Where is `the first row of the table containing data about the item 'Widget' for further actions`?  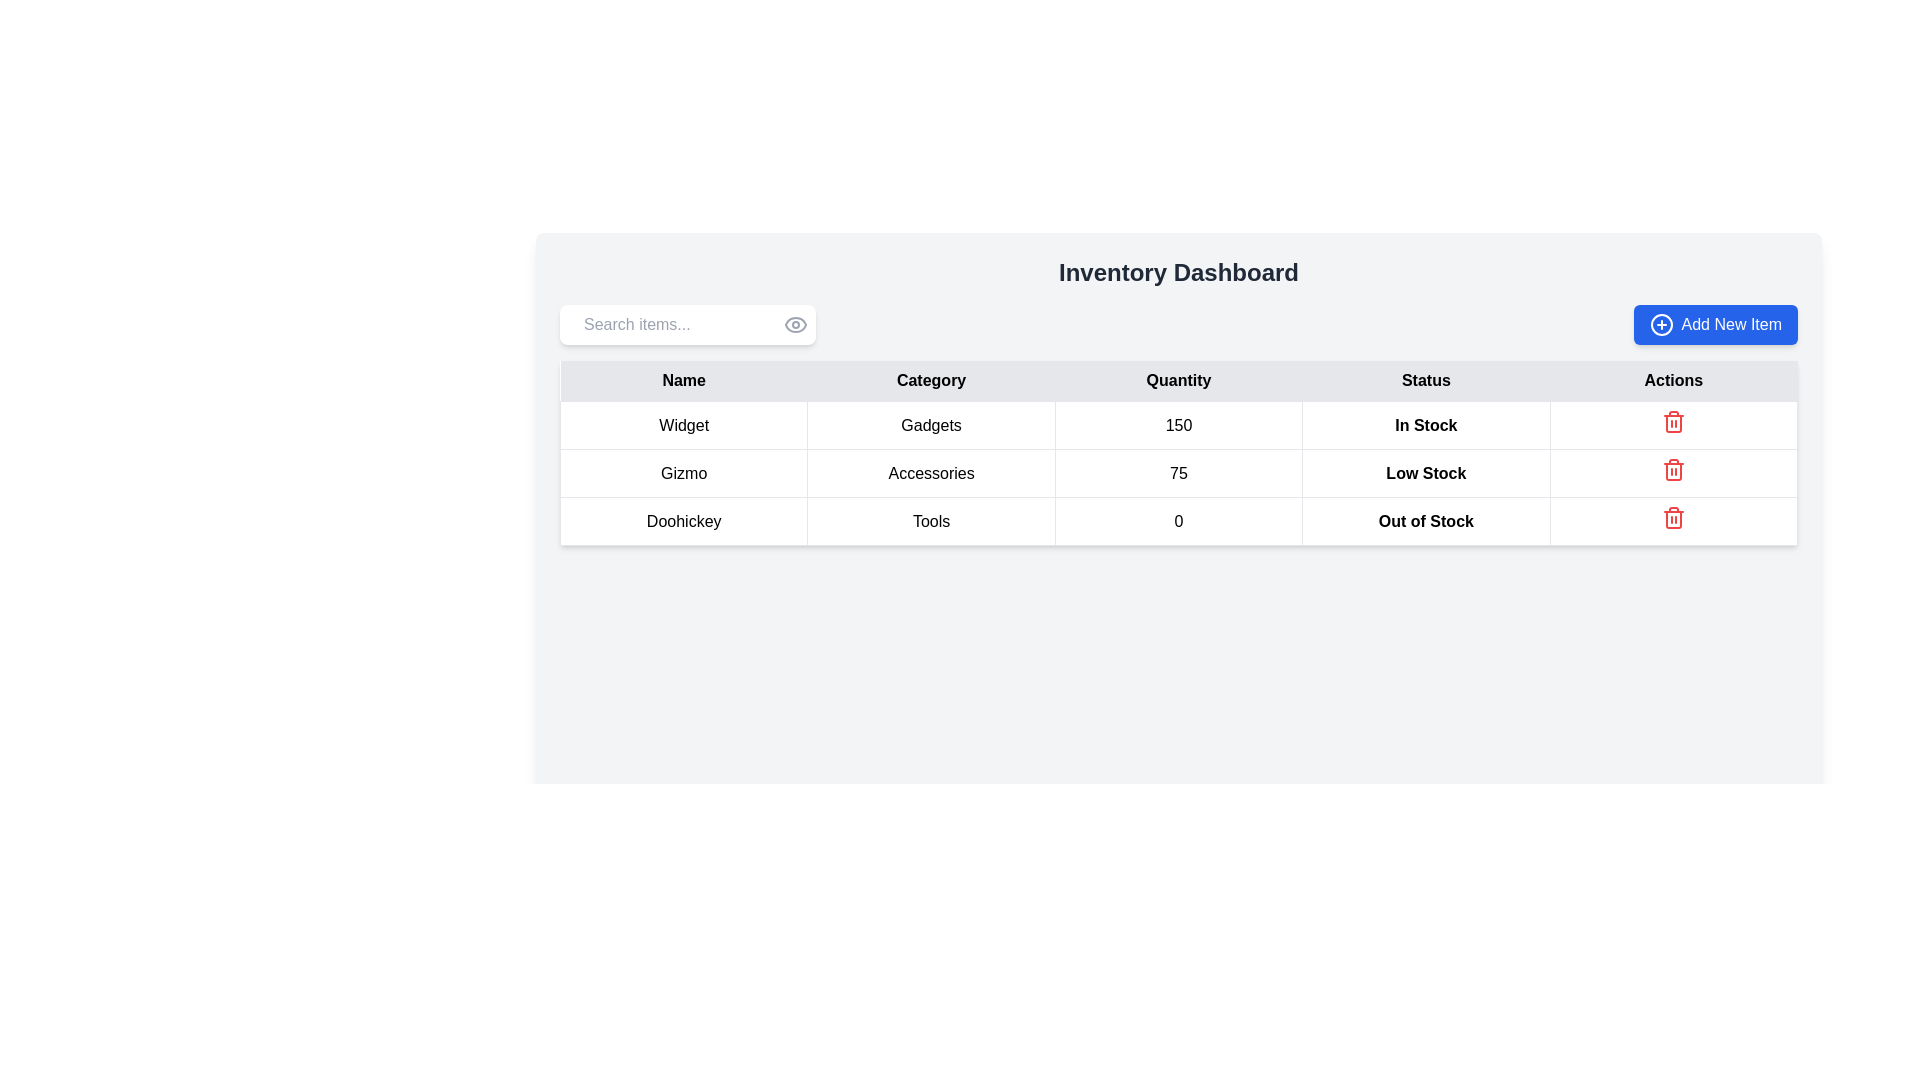 the first row of the table containing data about the item 'Widget' for further actions is located at coordinates (1179, 423).